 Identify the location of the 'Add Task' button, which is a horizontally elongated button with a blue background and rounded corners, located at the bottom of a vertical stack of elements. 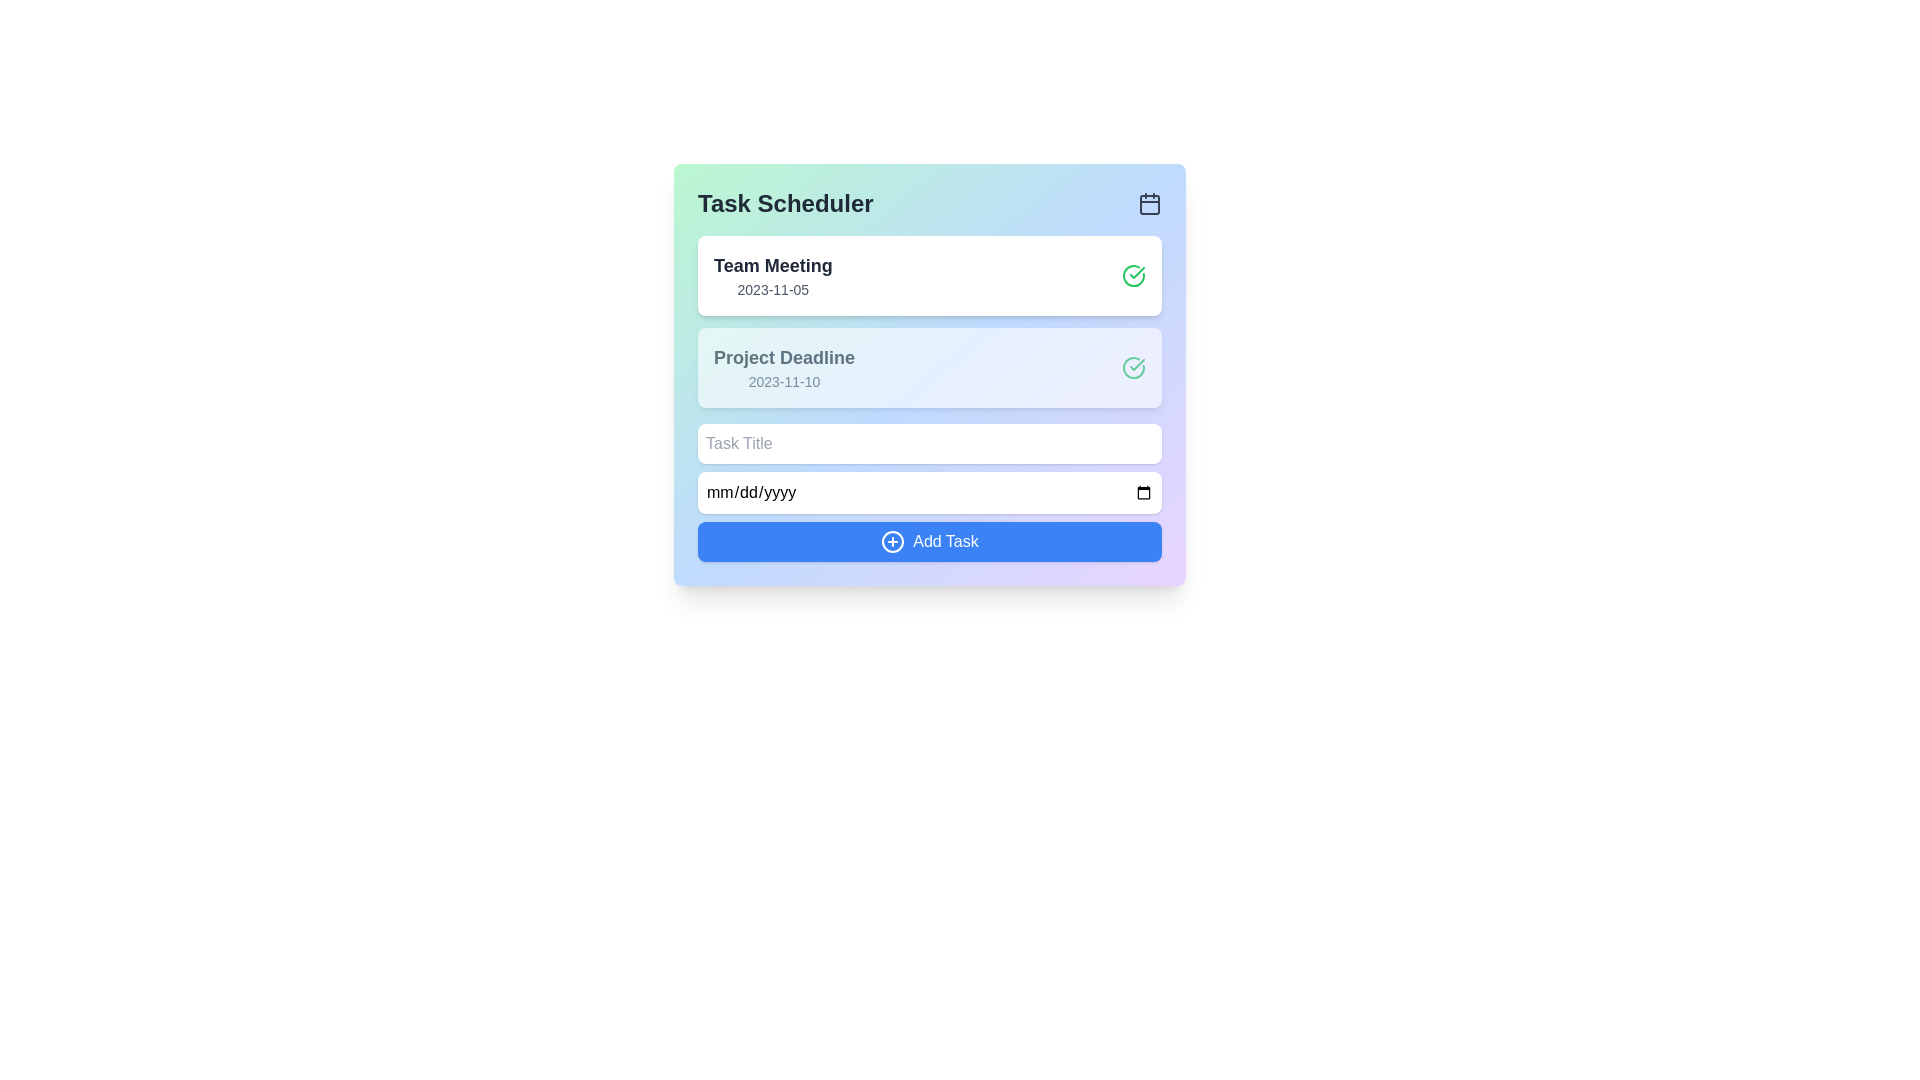
(929, 542).